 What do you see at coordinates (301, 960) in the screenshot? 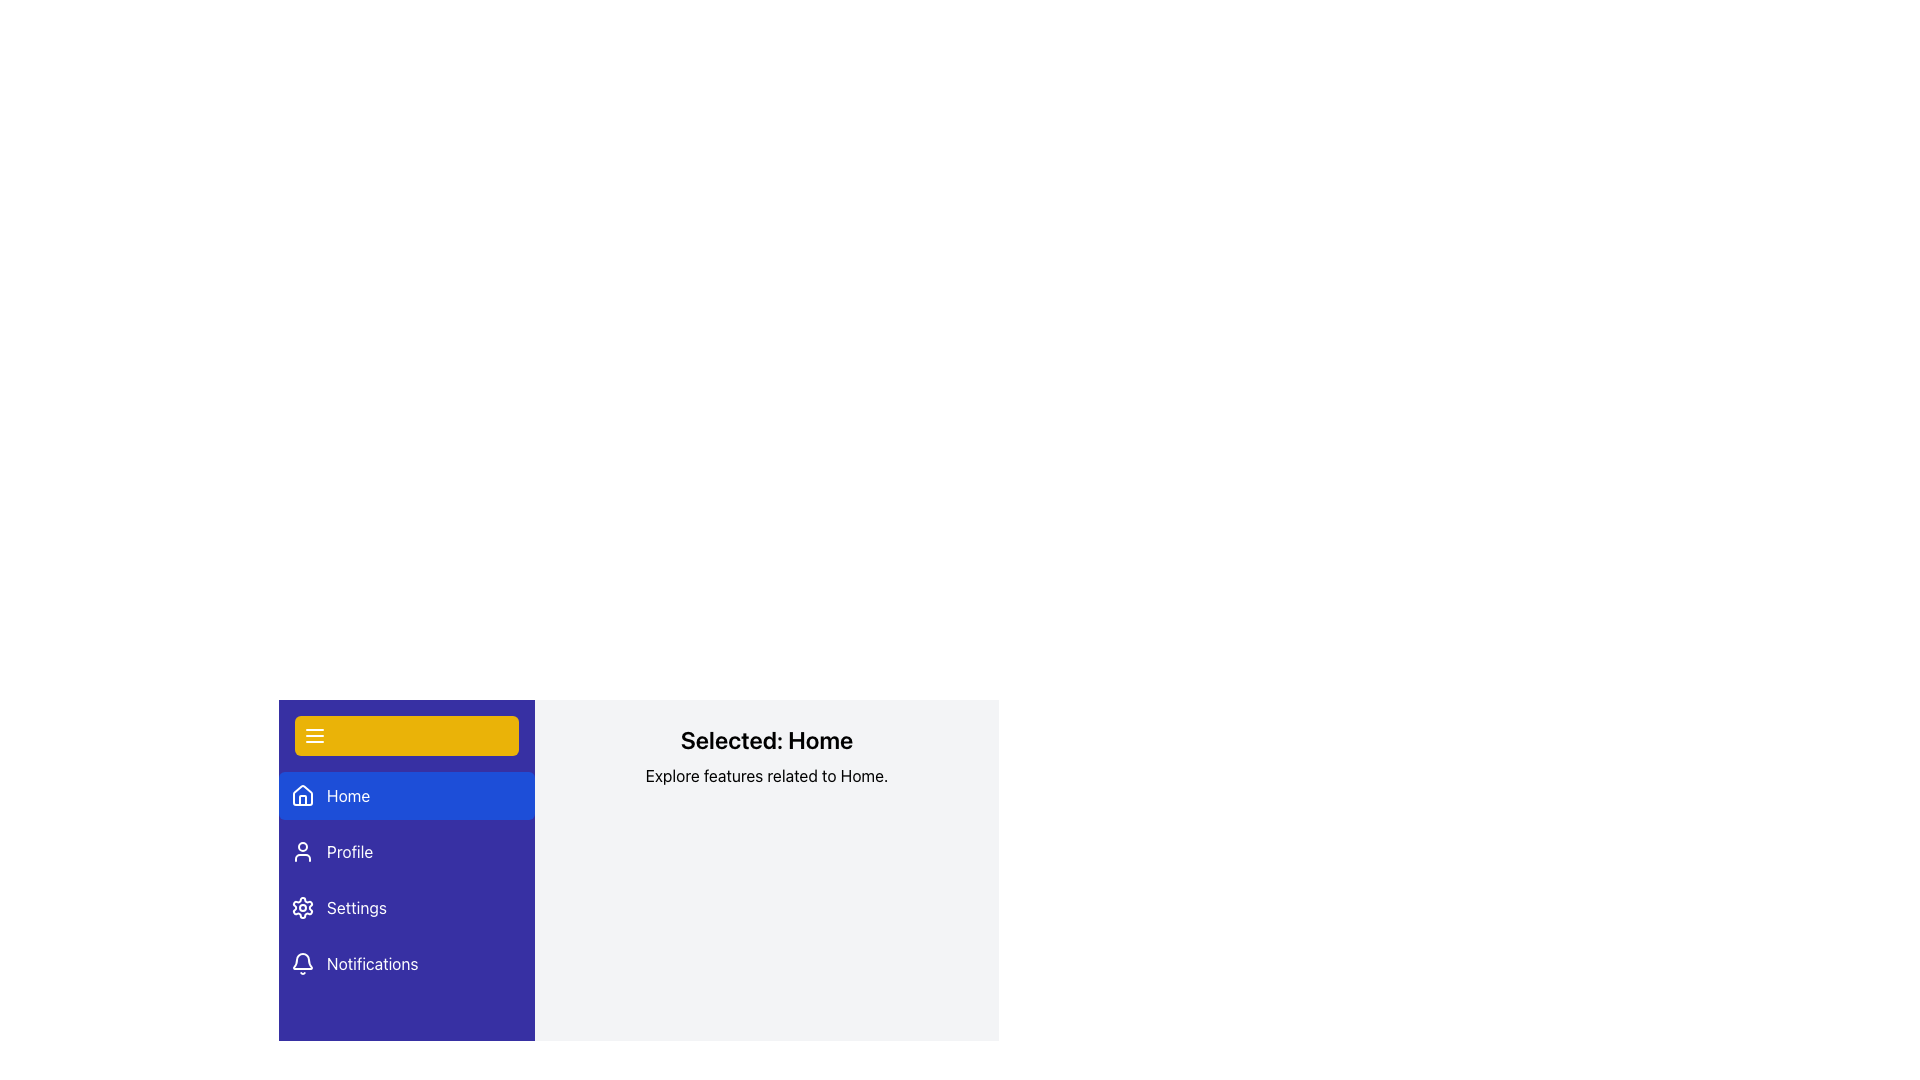
I see `the bell-shaped notification icon located in the left-side navigation bar under the 'Notifications' menu item` at bounding box center [301, 960].